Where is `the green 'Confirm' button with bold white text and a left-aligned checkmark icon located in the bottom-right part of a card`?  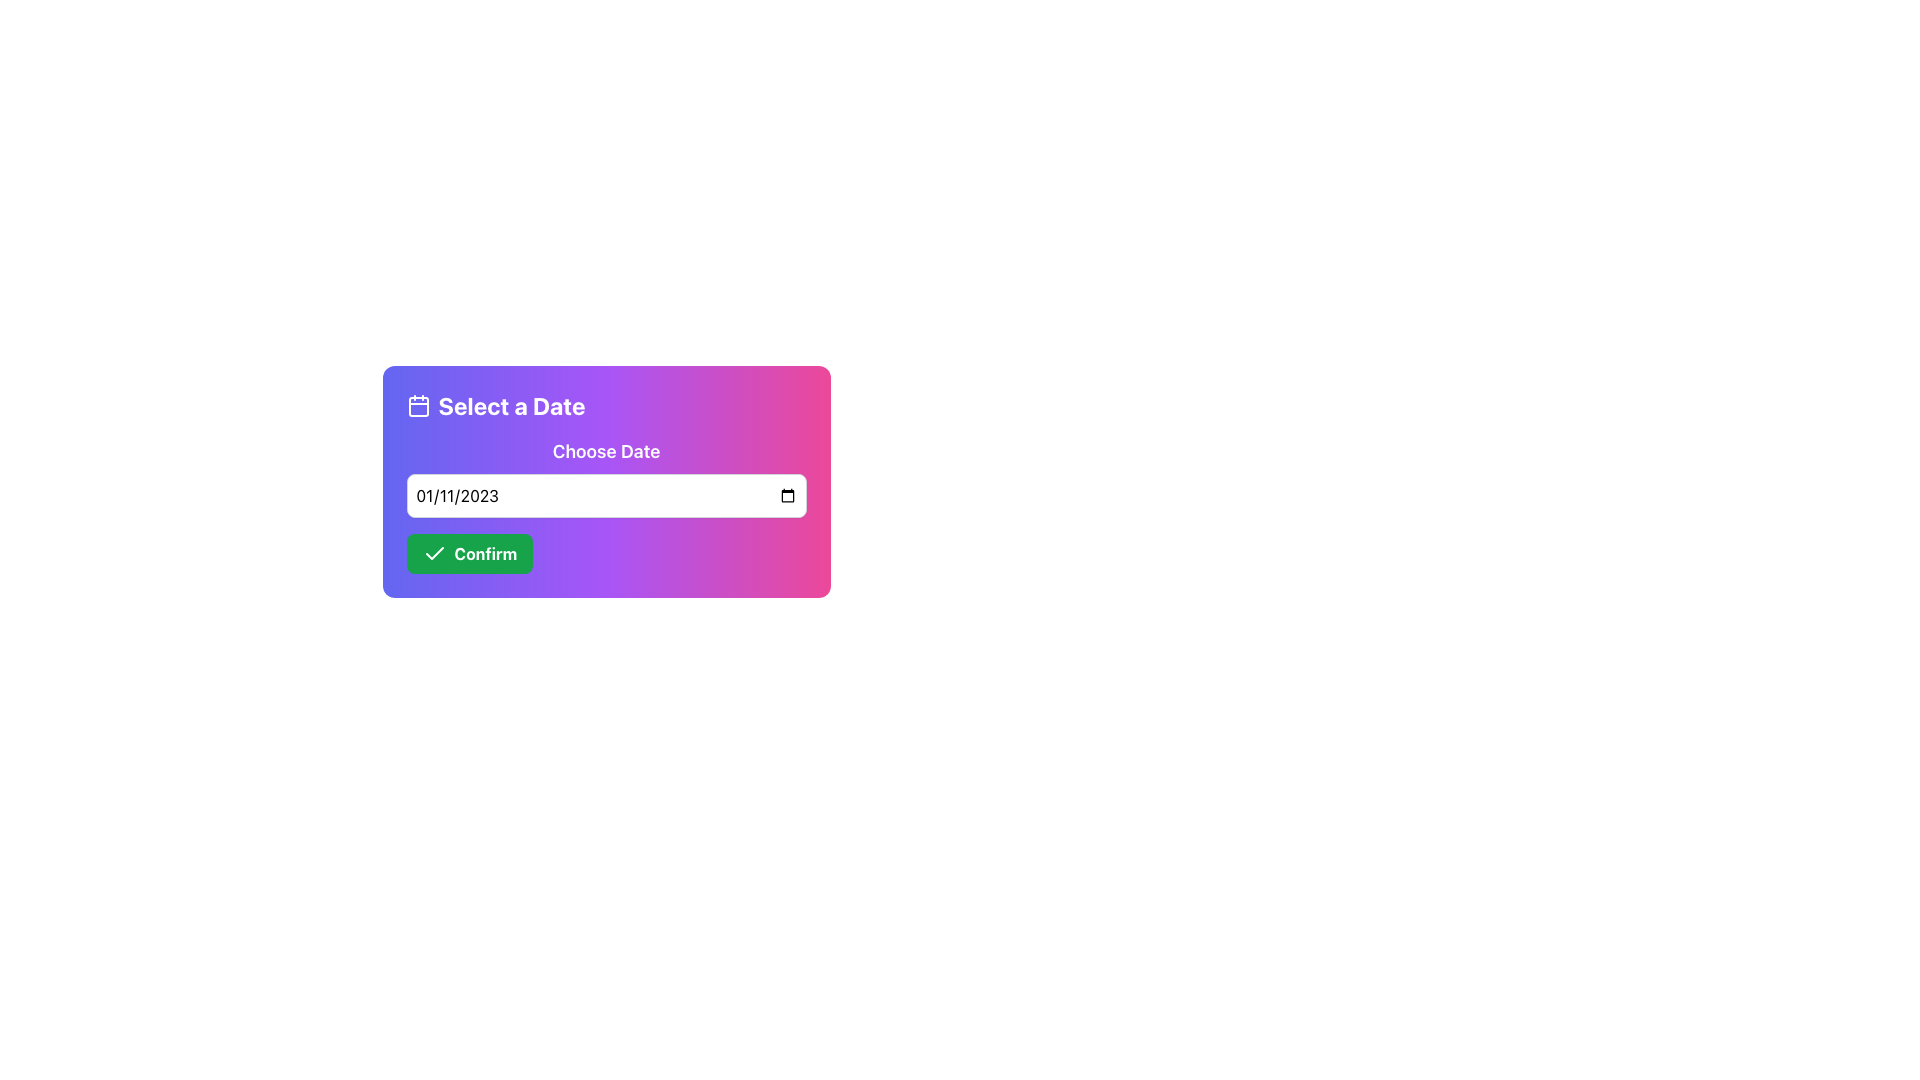
the green 'Confirm' button with bold white text and a left-aligned checkmark icon located in the bottom-right part of a card is located at coordinates (468, 554).